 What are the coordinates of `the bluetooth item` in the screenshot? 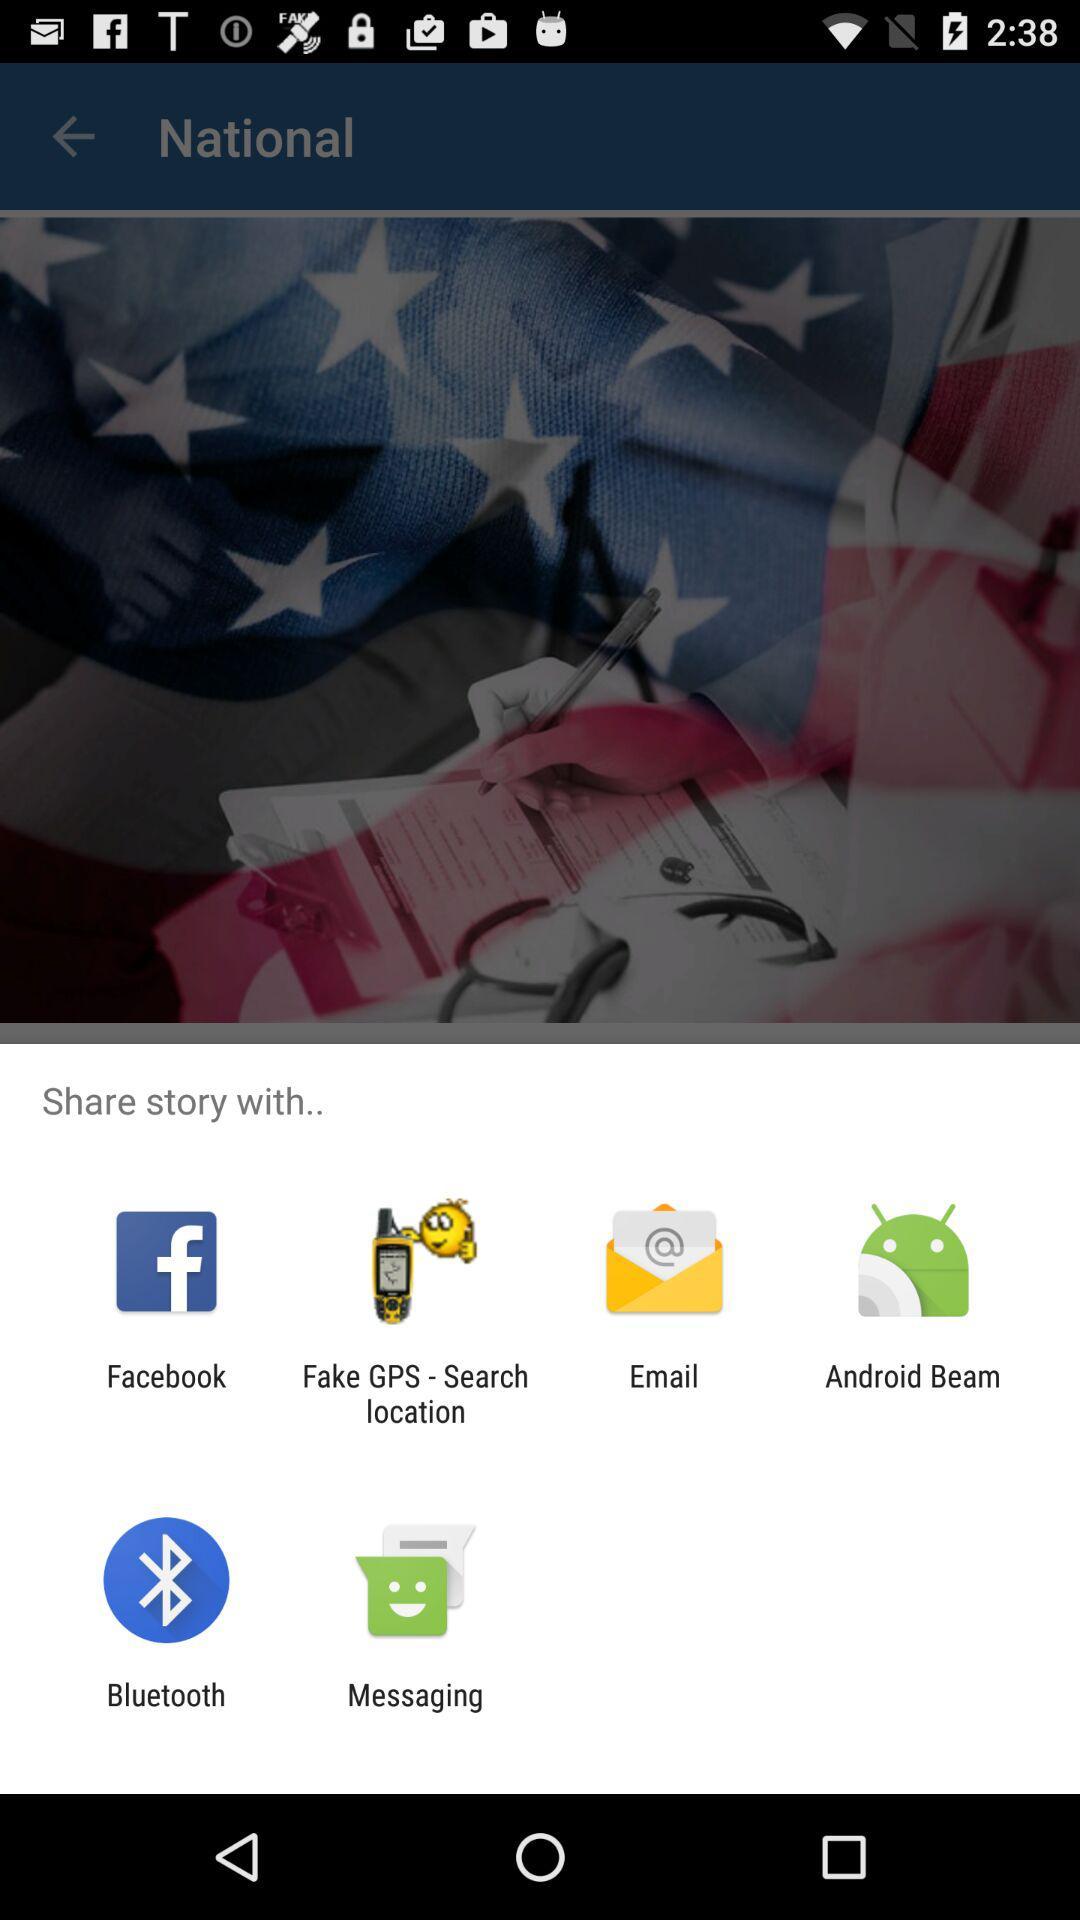 It's located at (165, 1711).